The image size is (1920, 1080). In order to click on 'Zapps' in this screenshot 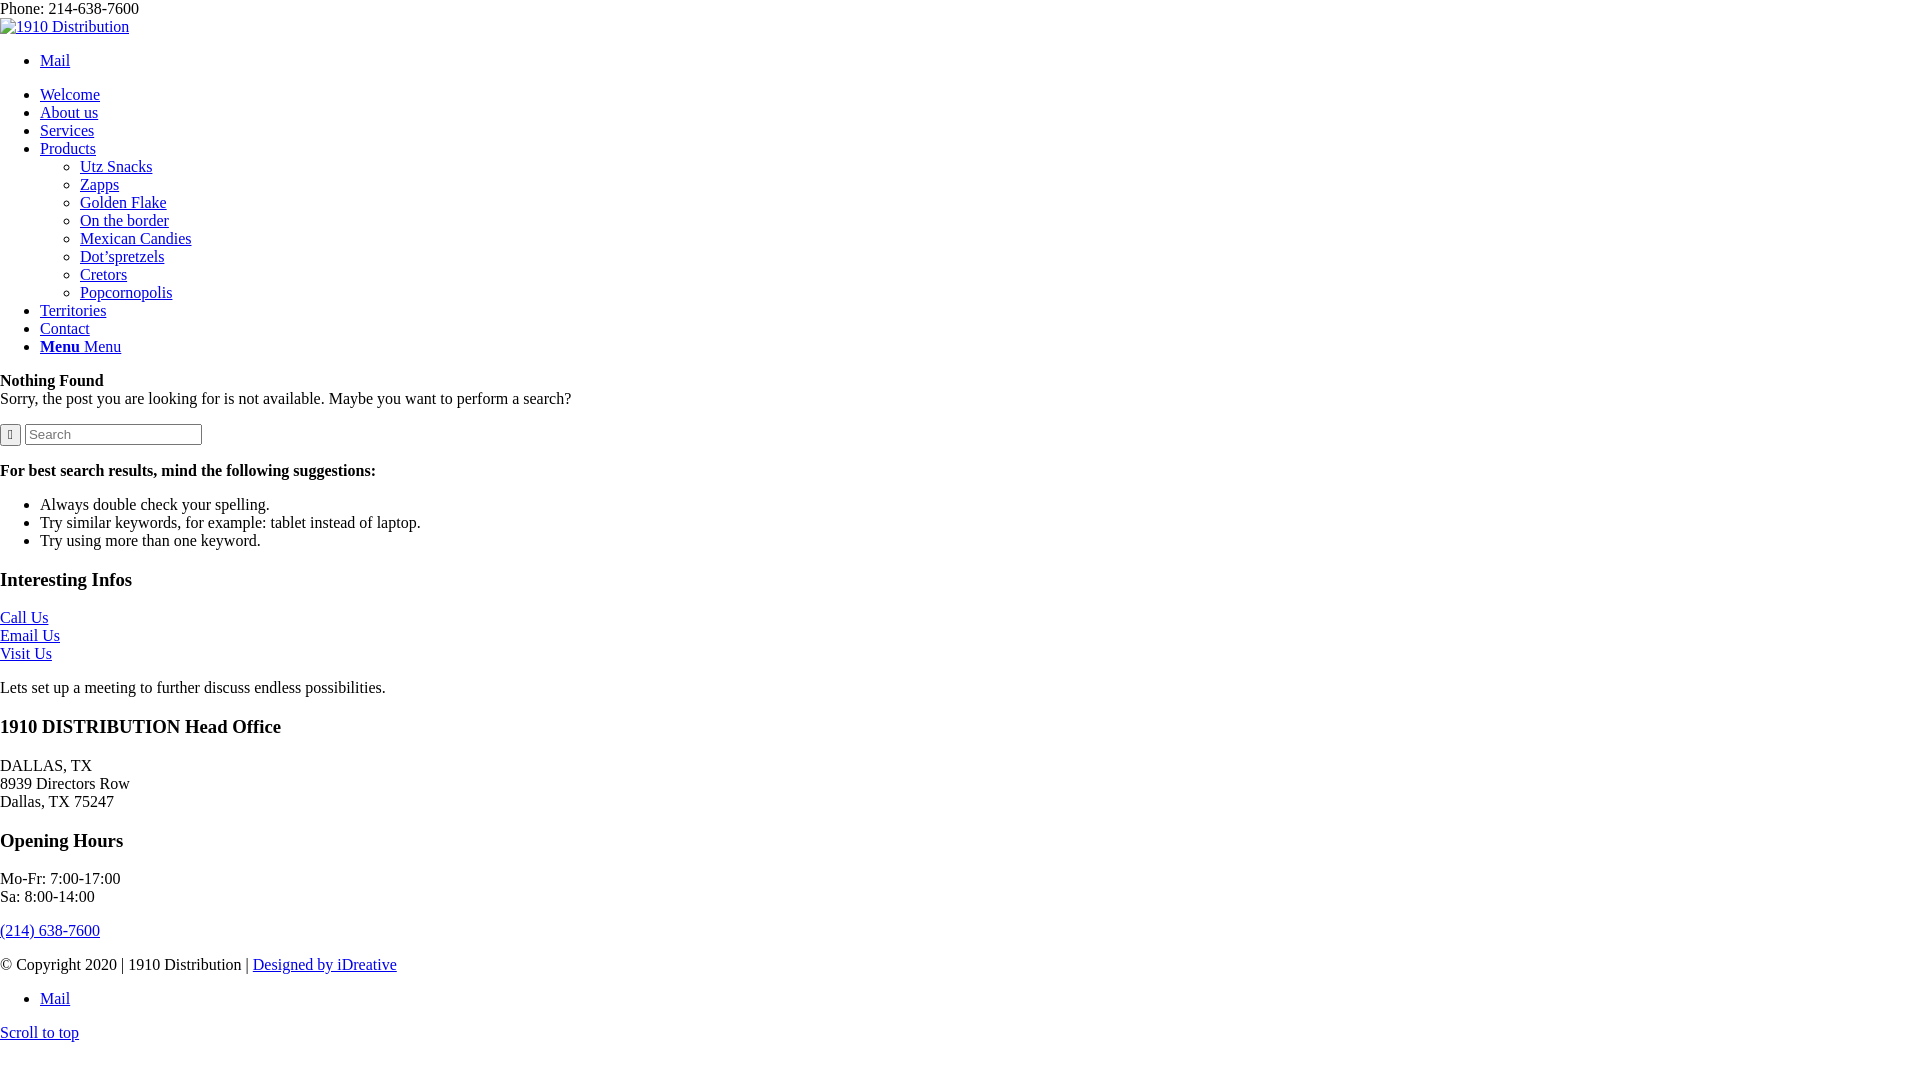, I will do `click(98, 184)`.